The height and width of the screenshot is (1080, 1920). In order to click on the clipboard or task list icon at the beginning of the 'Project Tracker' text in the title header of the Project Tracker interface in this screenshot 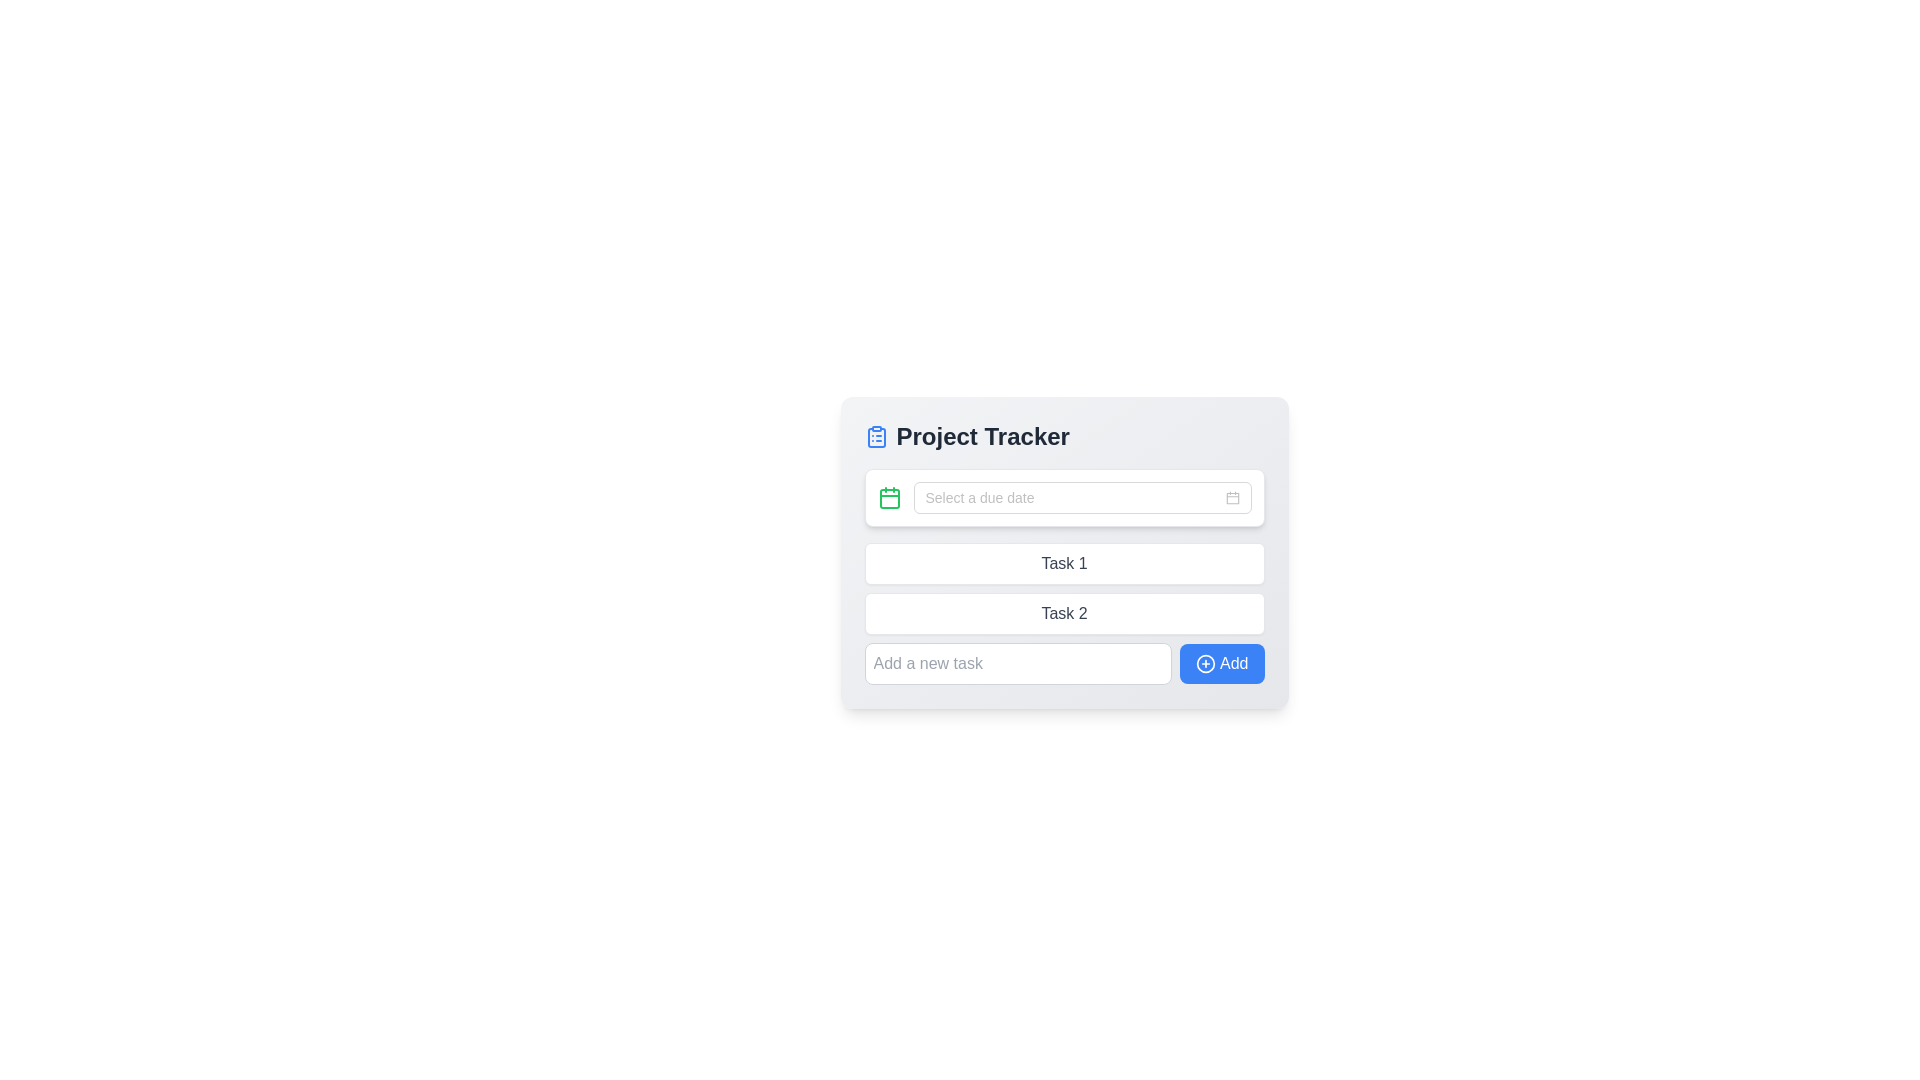, I will do `click(876, 435)`.